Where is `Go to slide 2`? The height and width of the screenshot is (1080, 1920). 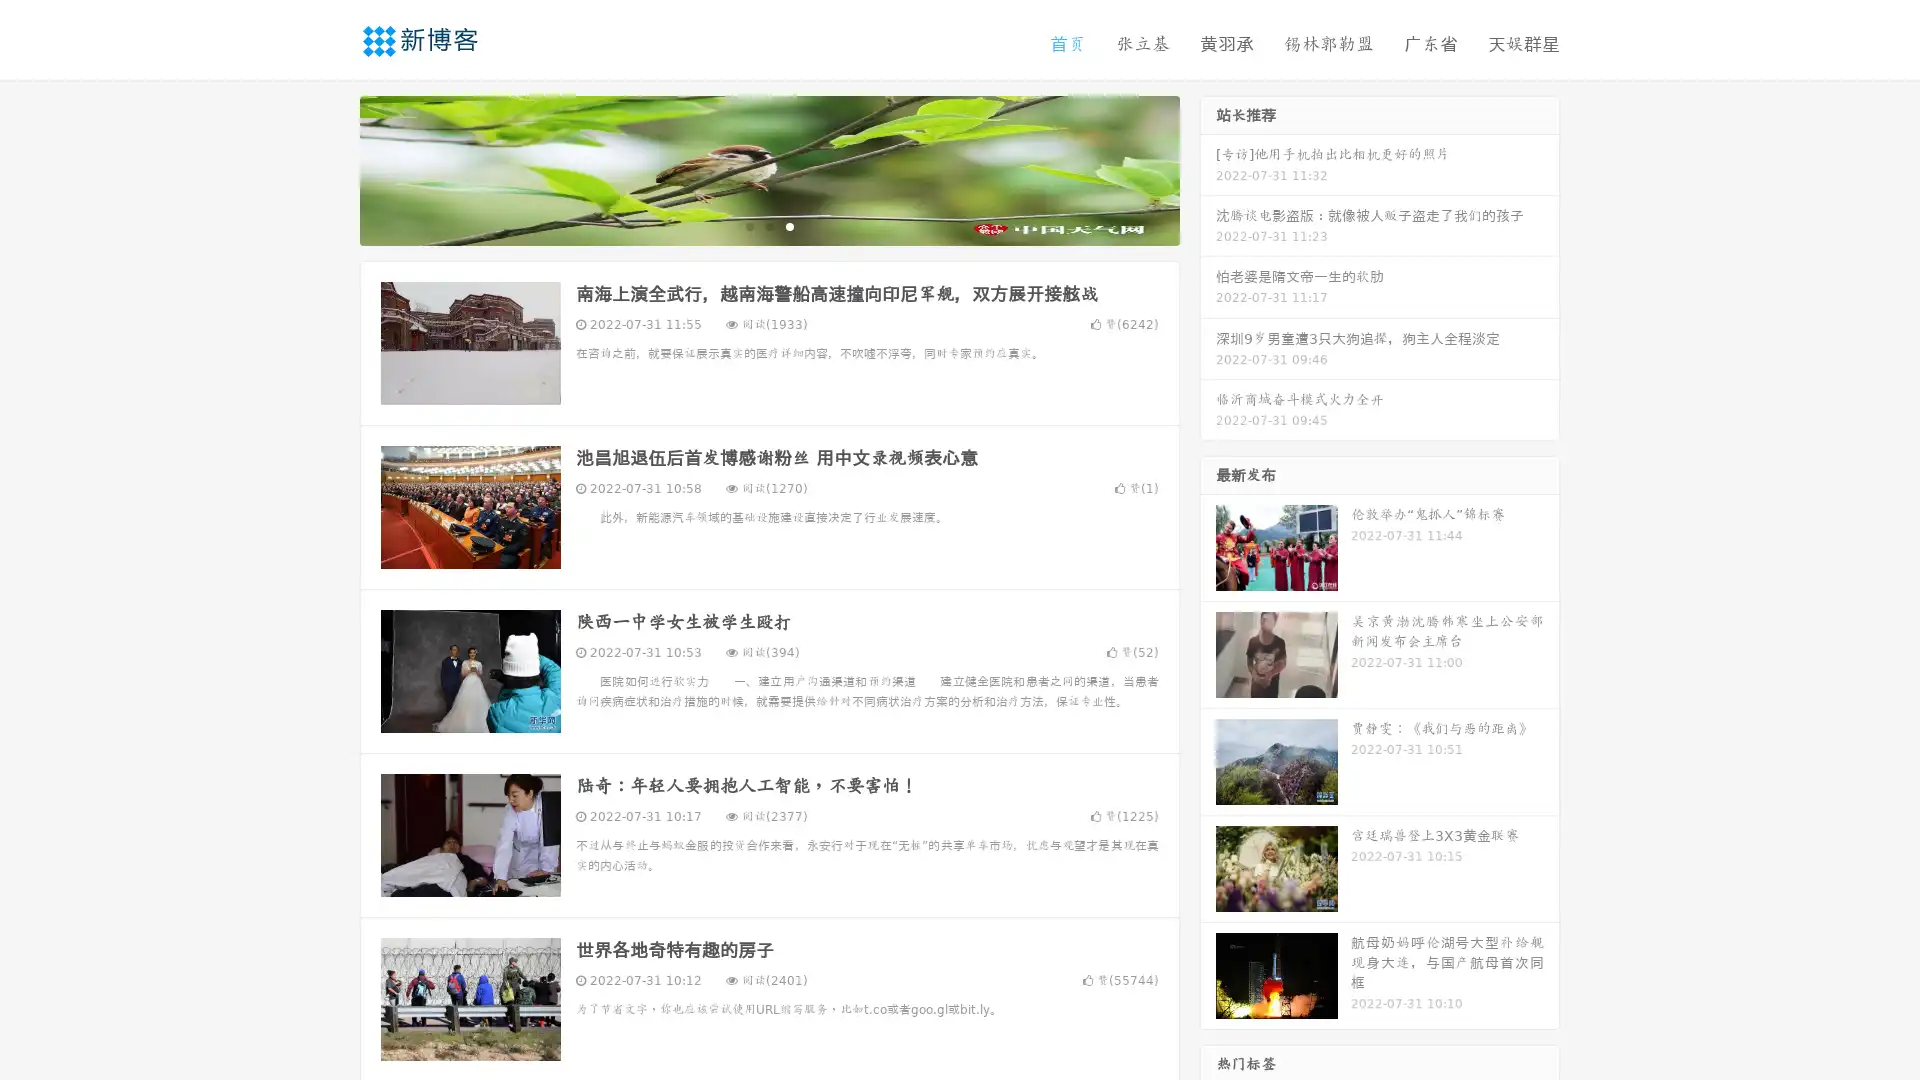 Go to slide 2 is located at coordinates (768, 225).